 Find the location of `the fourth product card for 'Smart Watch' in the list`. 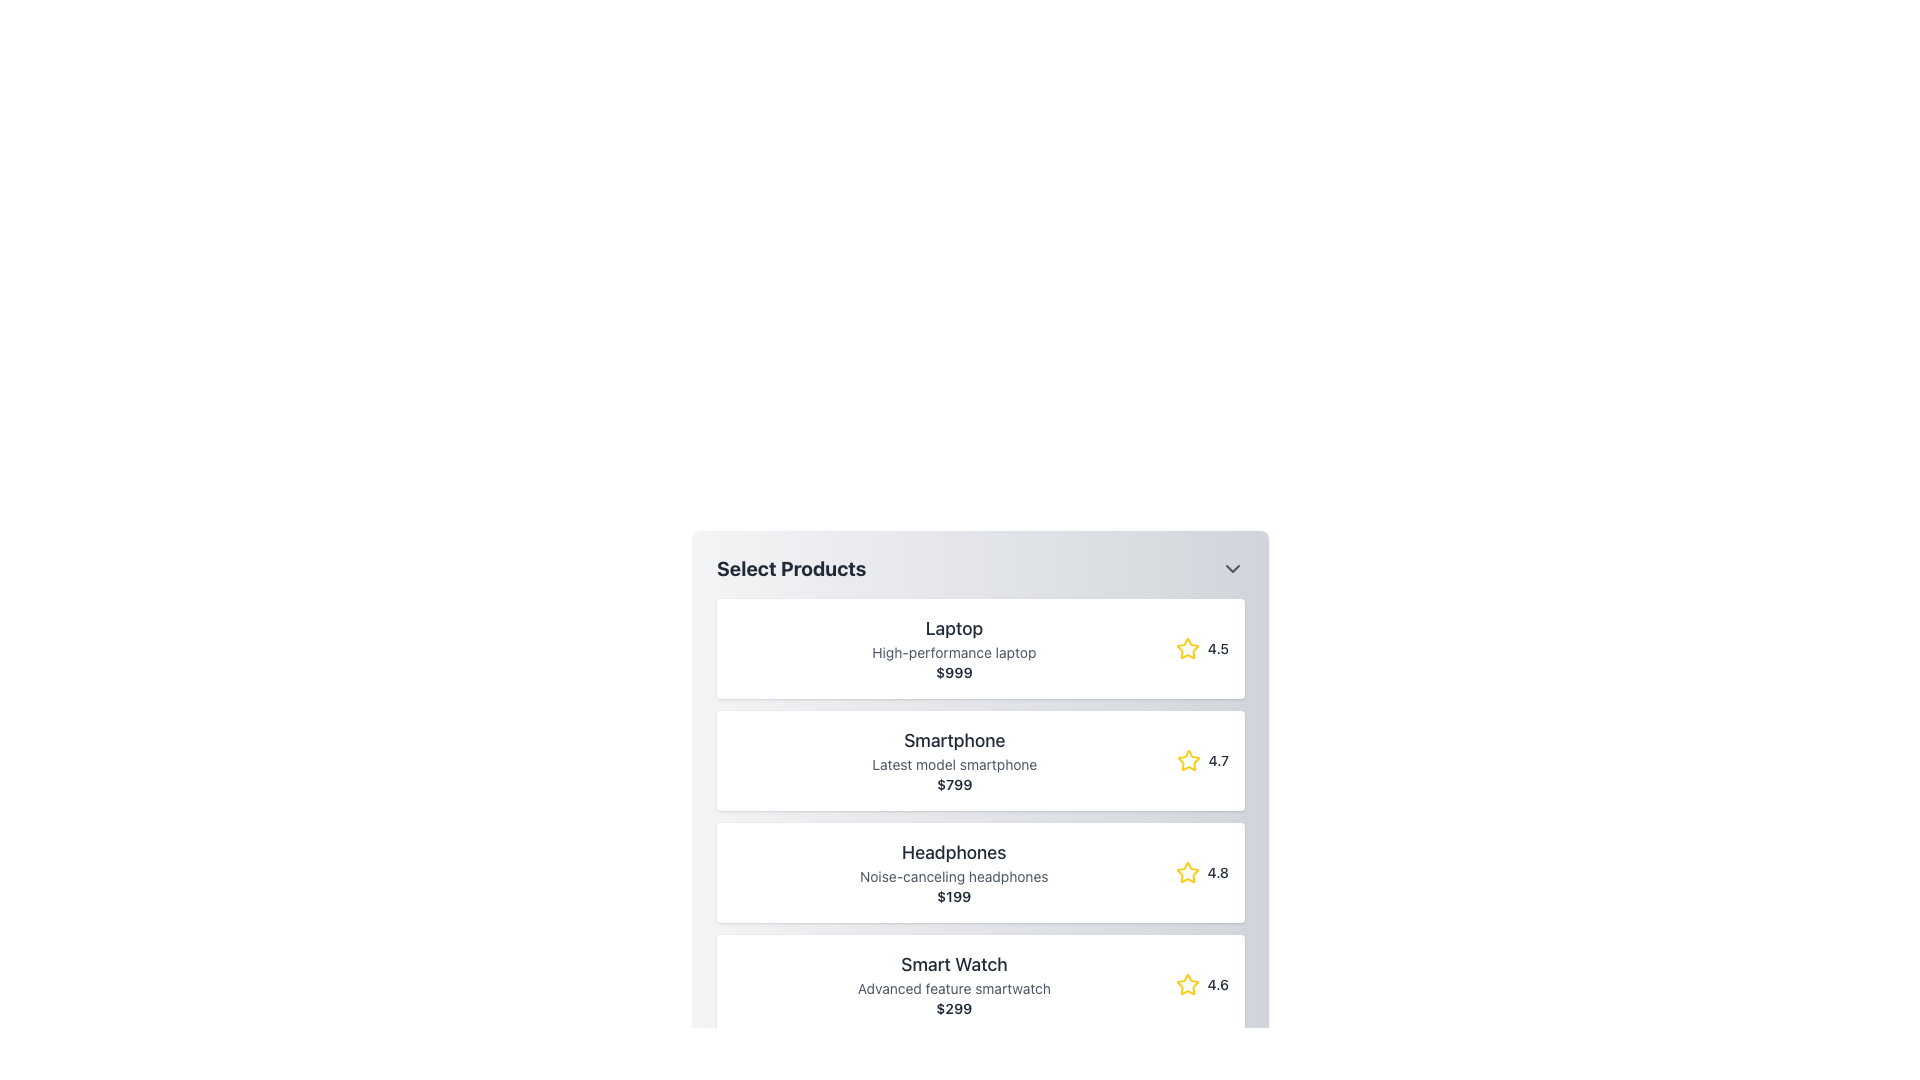

the fourth product card for 'Smart Watch' in the list is located at coordinates (980, 983).